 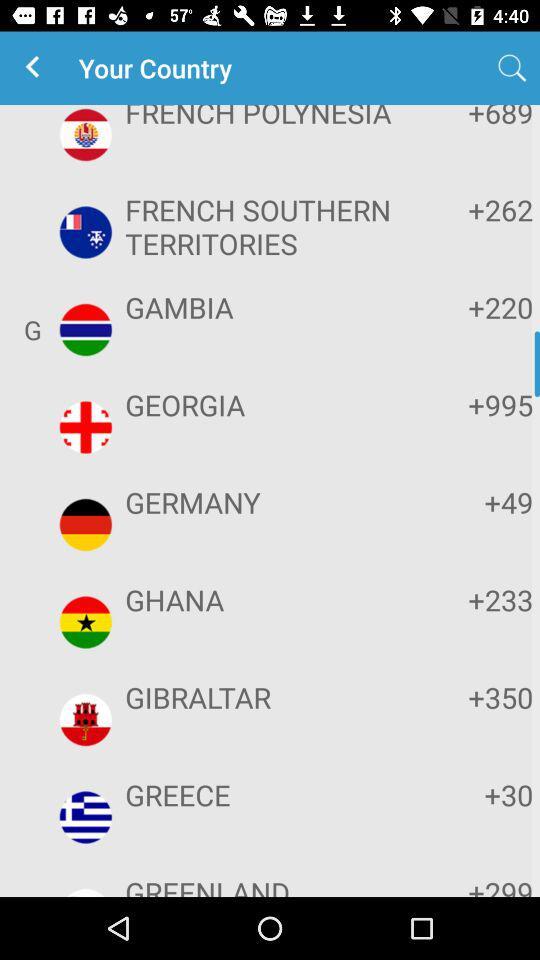 I want to click on item above the gibraltar icon, so click(x=267, y=599).